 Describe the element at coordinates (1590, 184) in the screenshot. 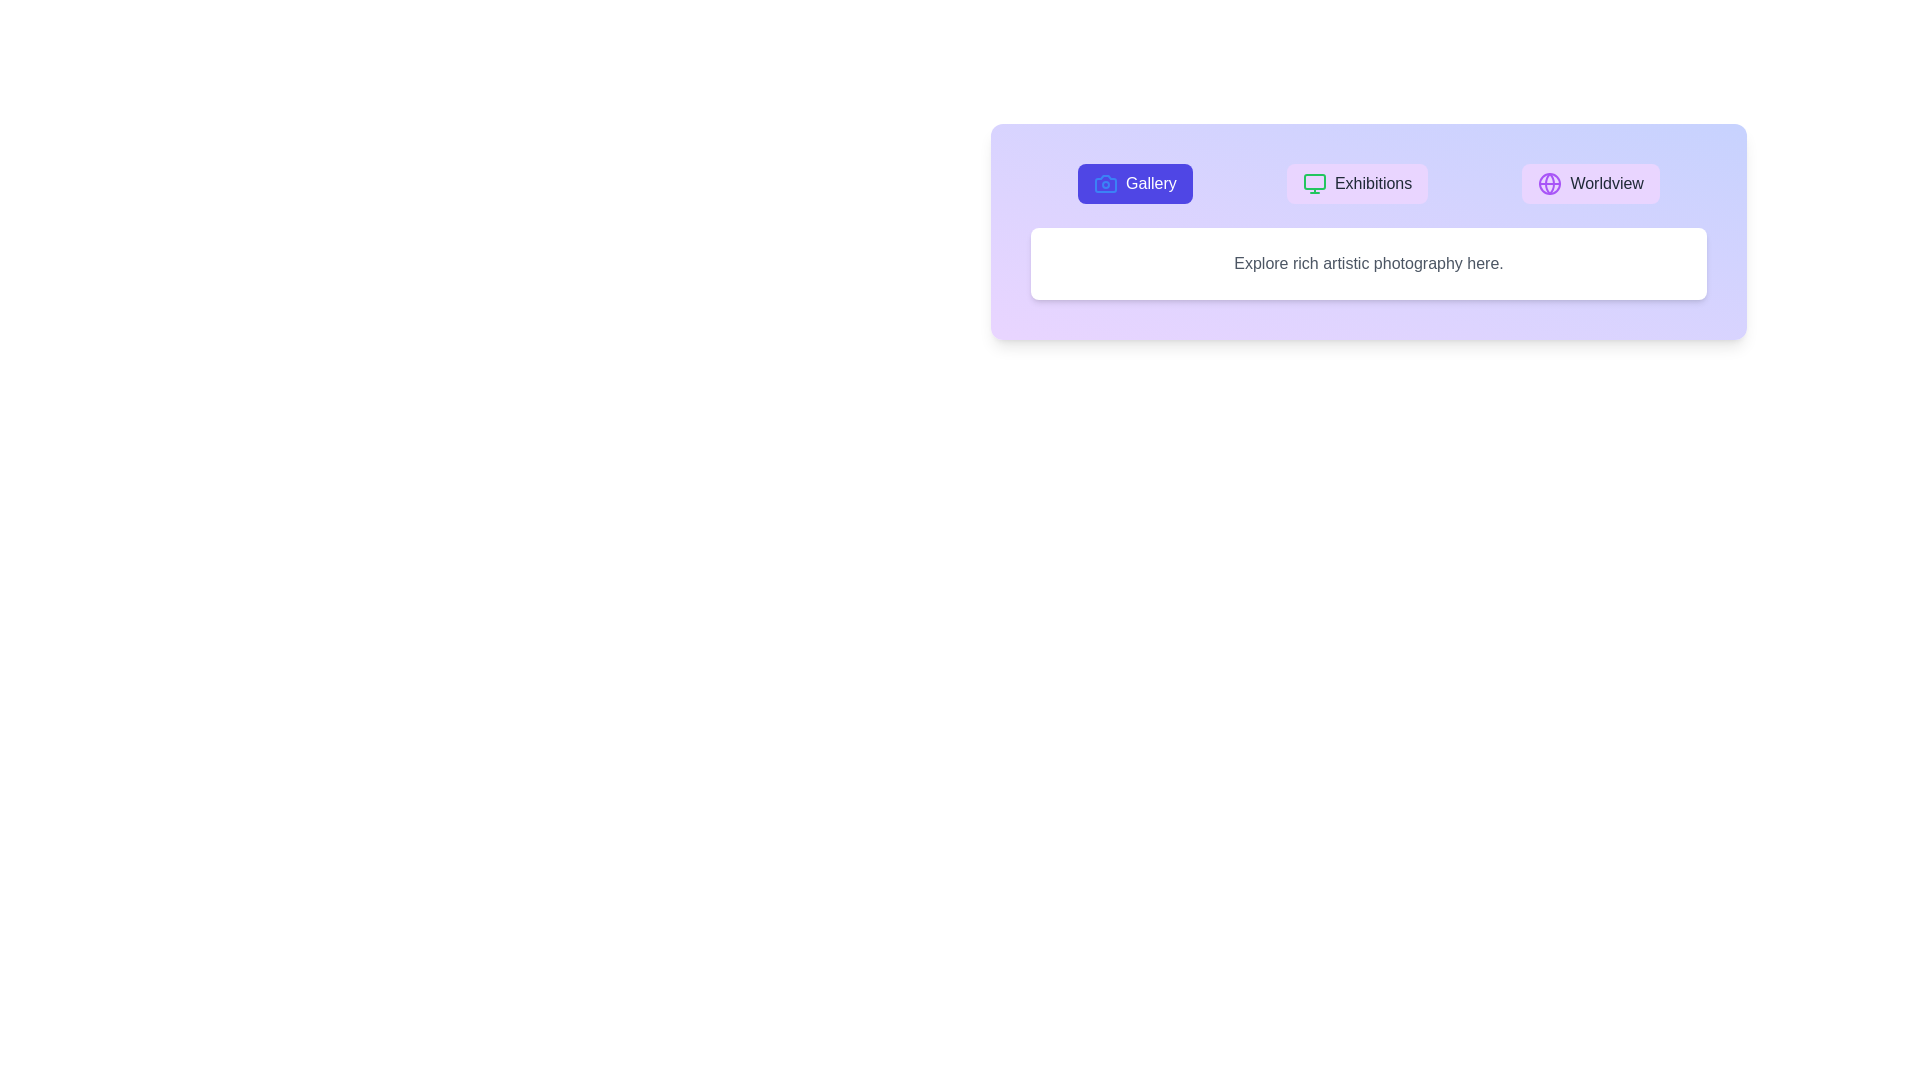

I see `the Worldview tab by clicking on the corresponding button` at that location.